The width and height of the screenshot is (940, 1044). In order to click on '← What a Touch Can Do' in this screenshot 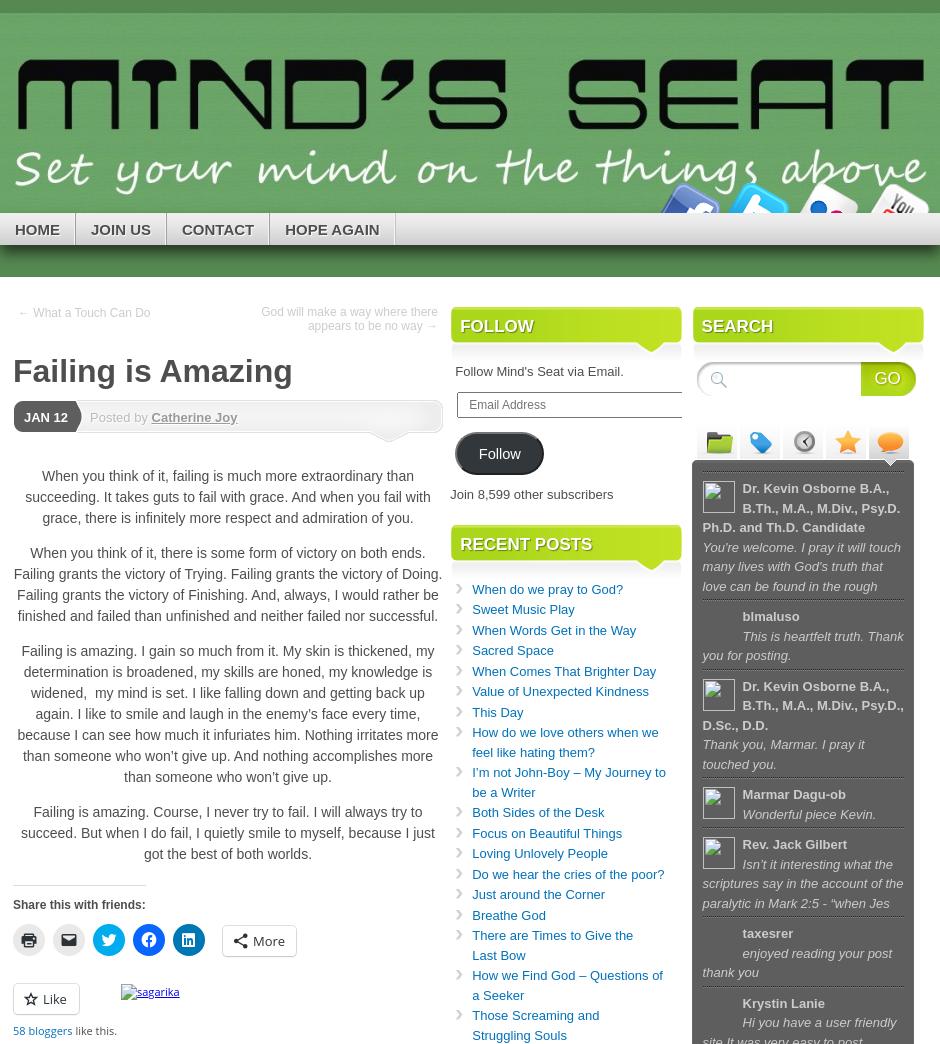, I will do `click(84, 311)`.